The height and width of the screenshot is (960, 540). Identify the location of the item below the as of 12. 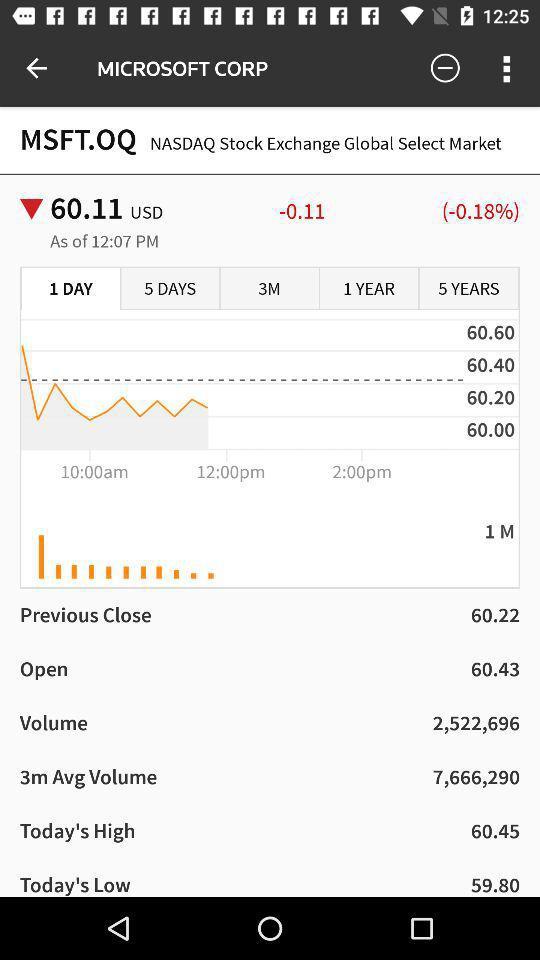
(170, 288).